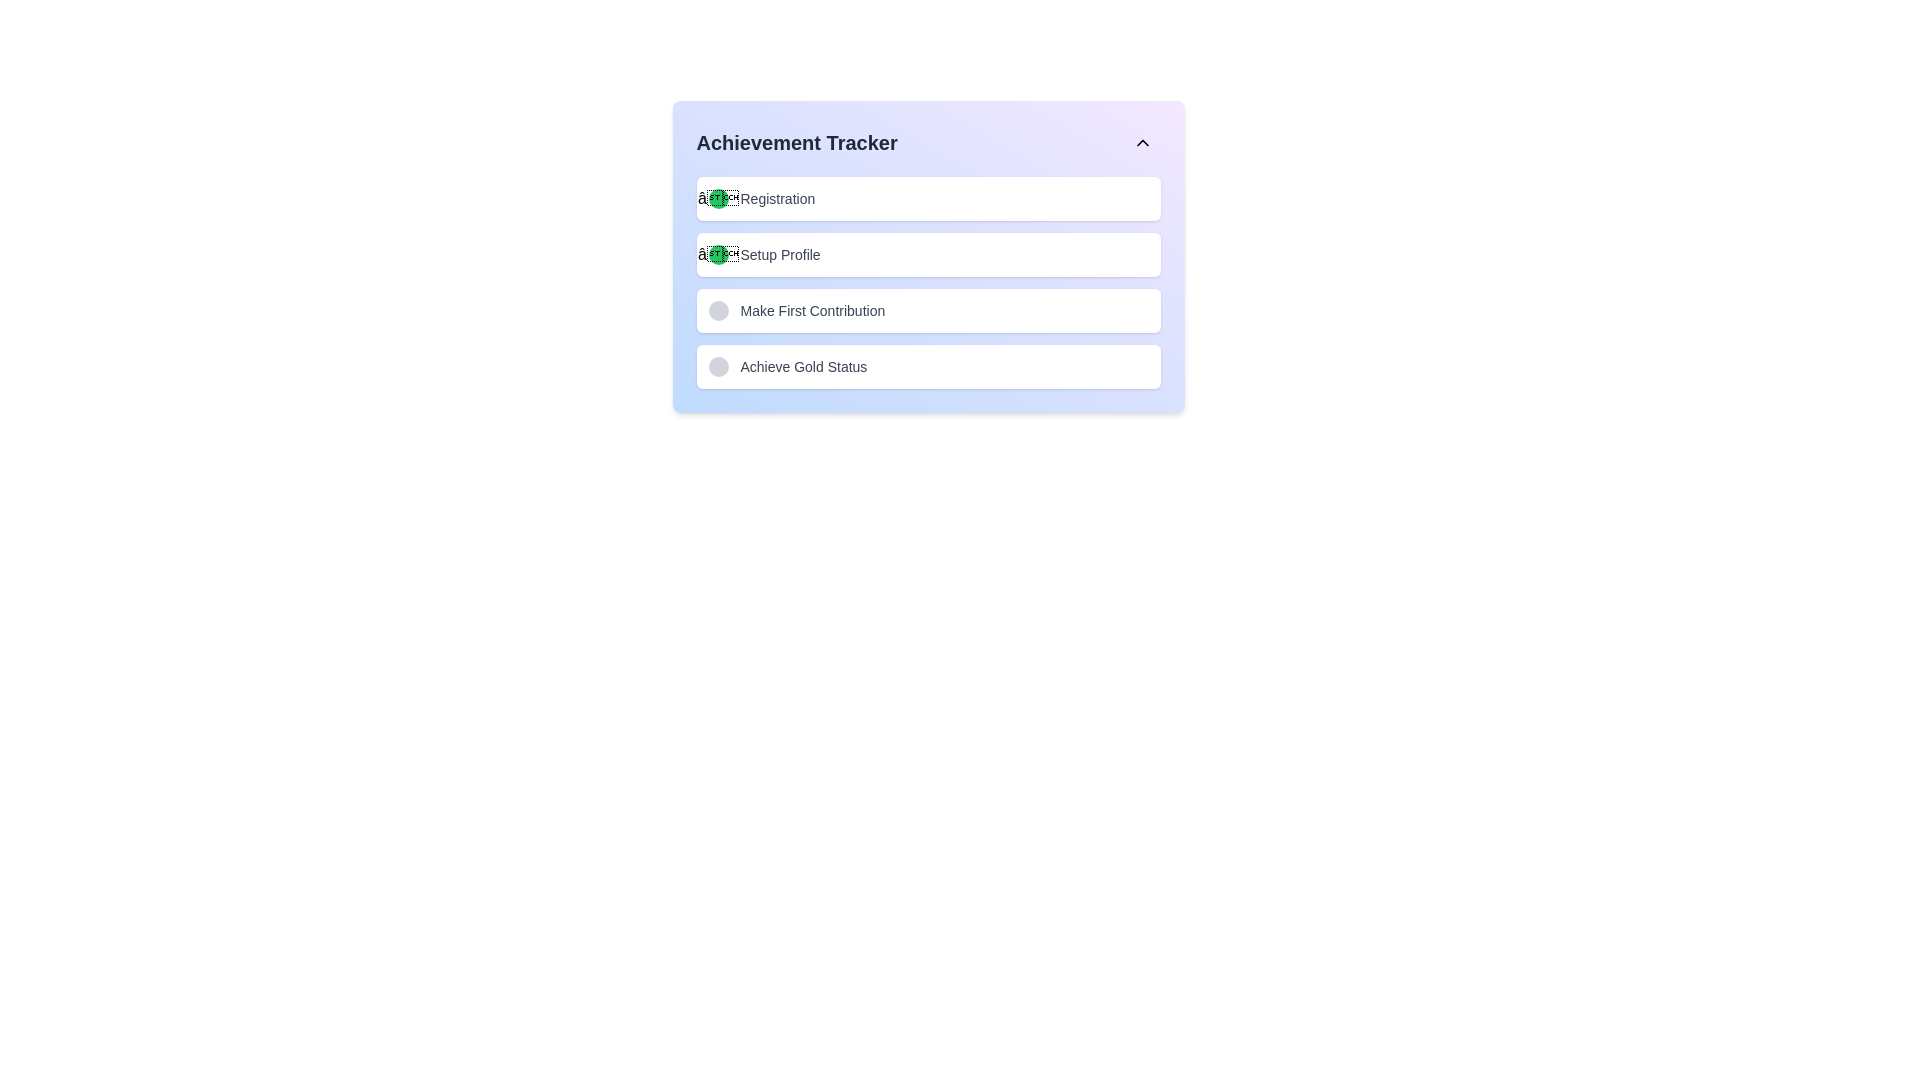 This screenshot has width=1920, height=1080. What do you see at coordinates (718, 253) in the screenshot?
I see `the status represented by the Indicator Icon located to the left of the 'Setup Profile' text in the 'Achievement Tracker' section` at bounding box center [718, 253].